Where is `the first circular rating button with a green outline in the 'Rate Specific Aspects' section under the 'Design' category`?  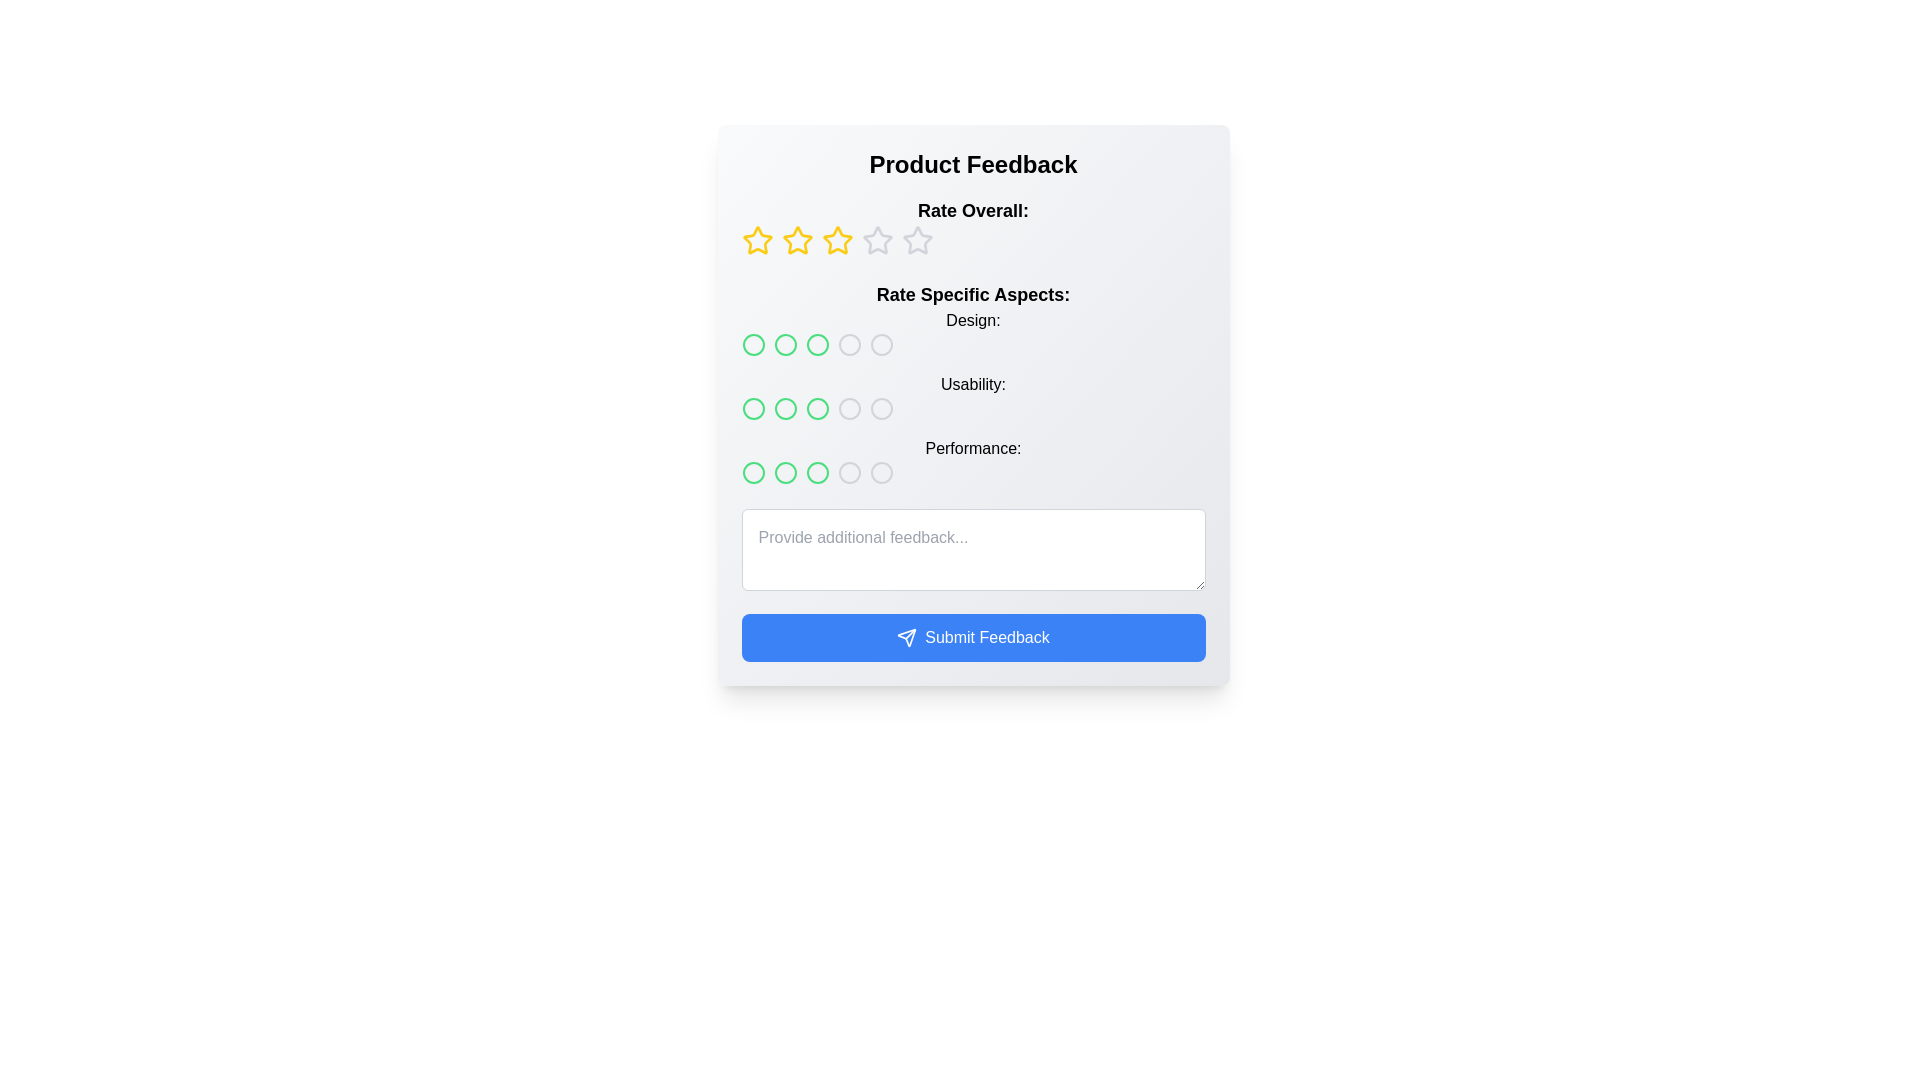 the first circular rating button with a green outline in the 'Rate Specific Aspects' section under the 'Design' category is located at coordinates (752, 343).